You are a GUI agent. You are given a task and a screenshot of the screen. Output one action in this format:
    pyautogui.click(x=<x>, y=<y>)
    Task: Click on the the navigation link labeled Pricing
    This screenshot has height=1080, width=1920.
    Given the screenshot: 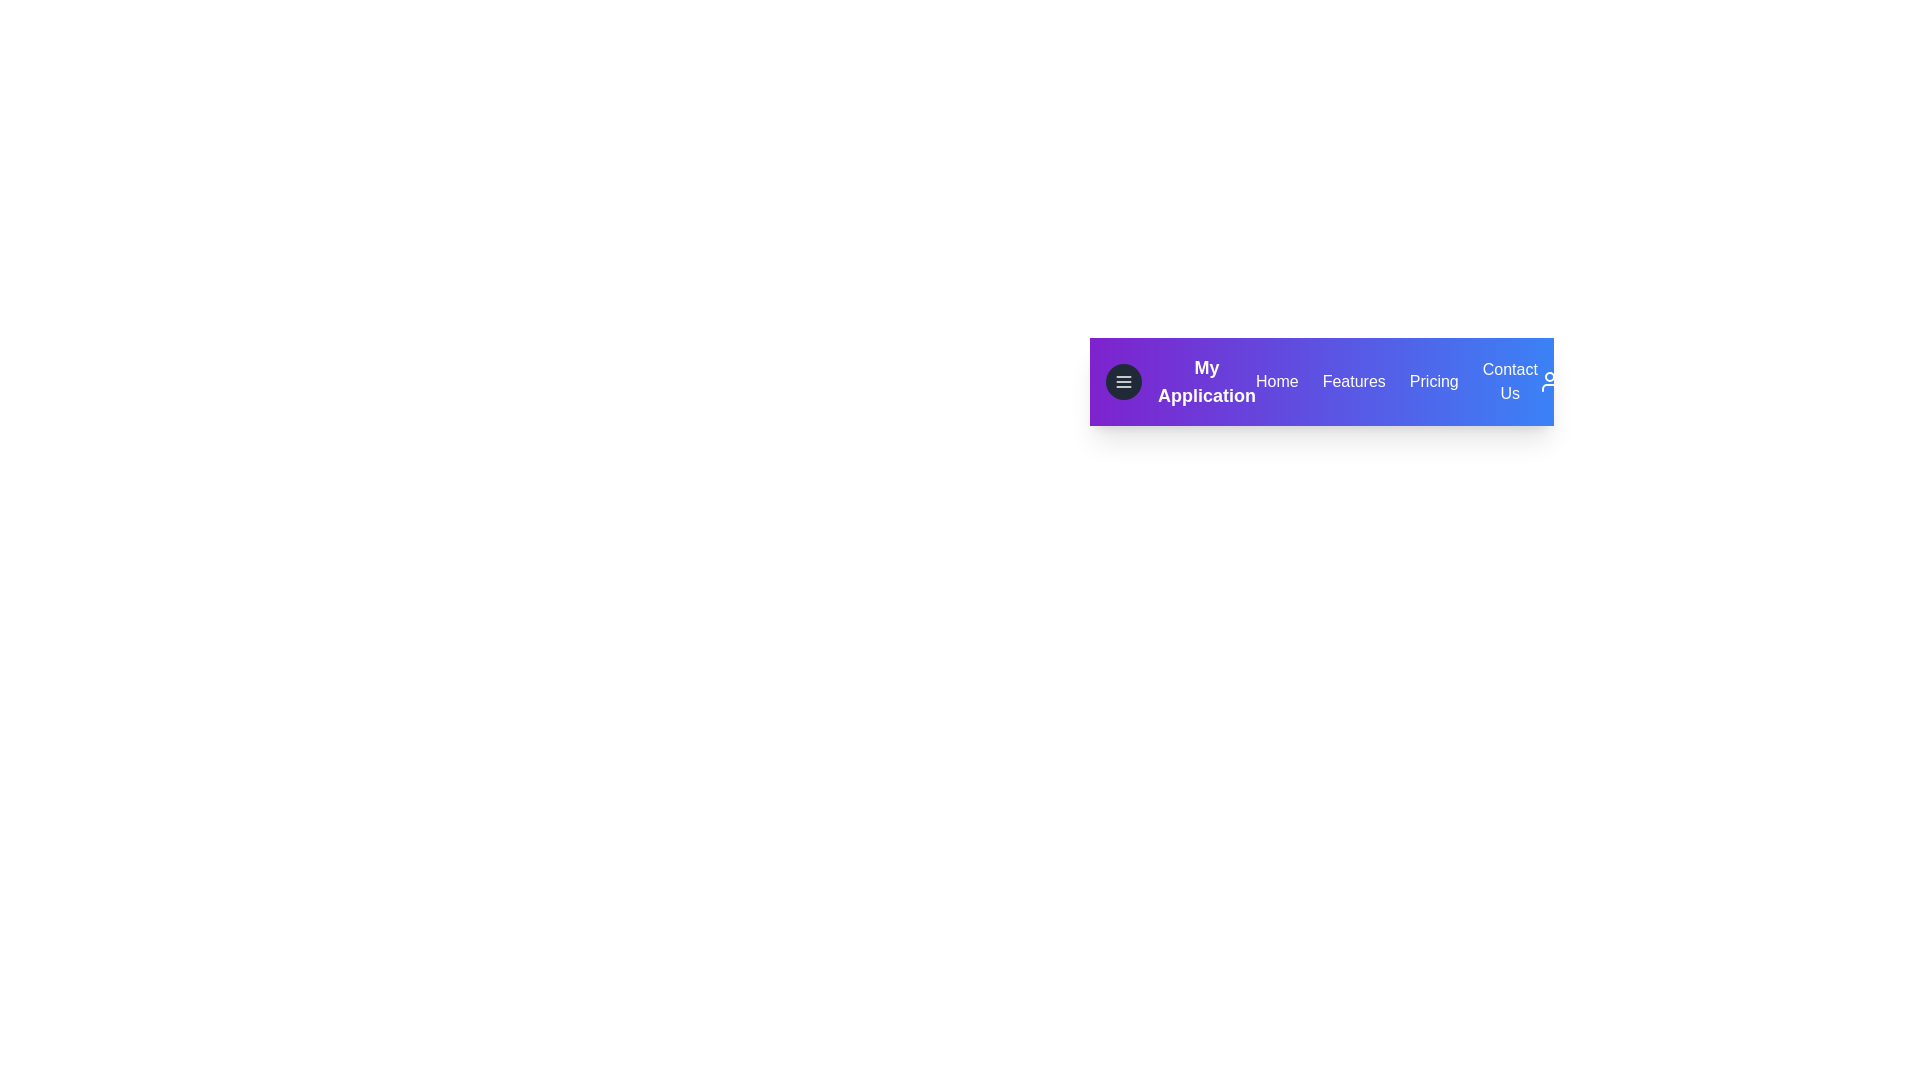 What is the action you would take?
    pyautogui.click(x=1433, y=381)
    